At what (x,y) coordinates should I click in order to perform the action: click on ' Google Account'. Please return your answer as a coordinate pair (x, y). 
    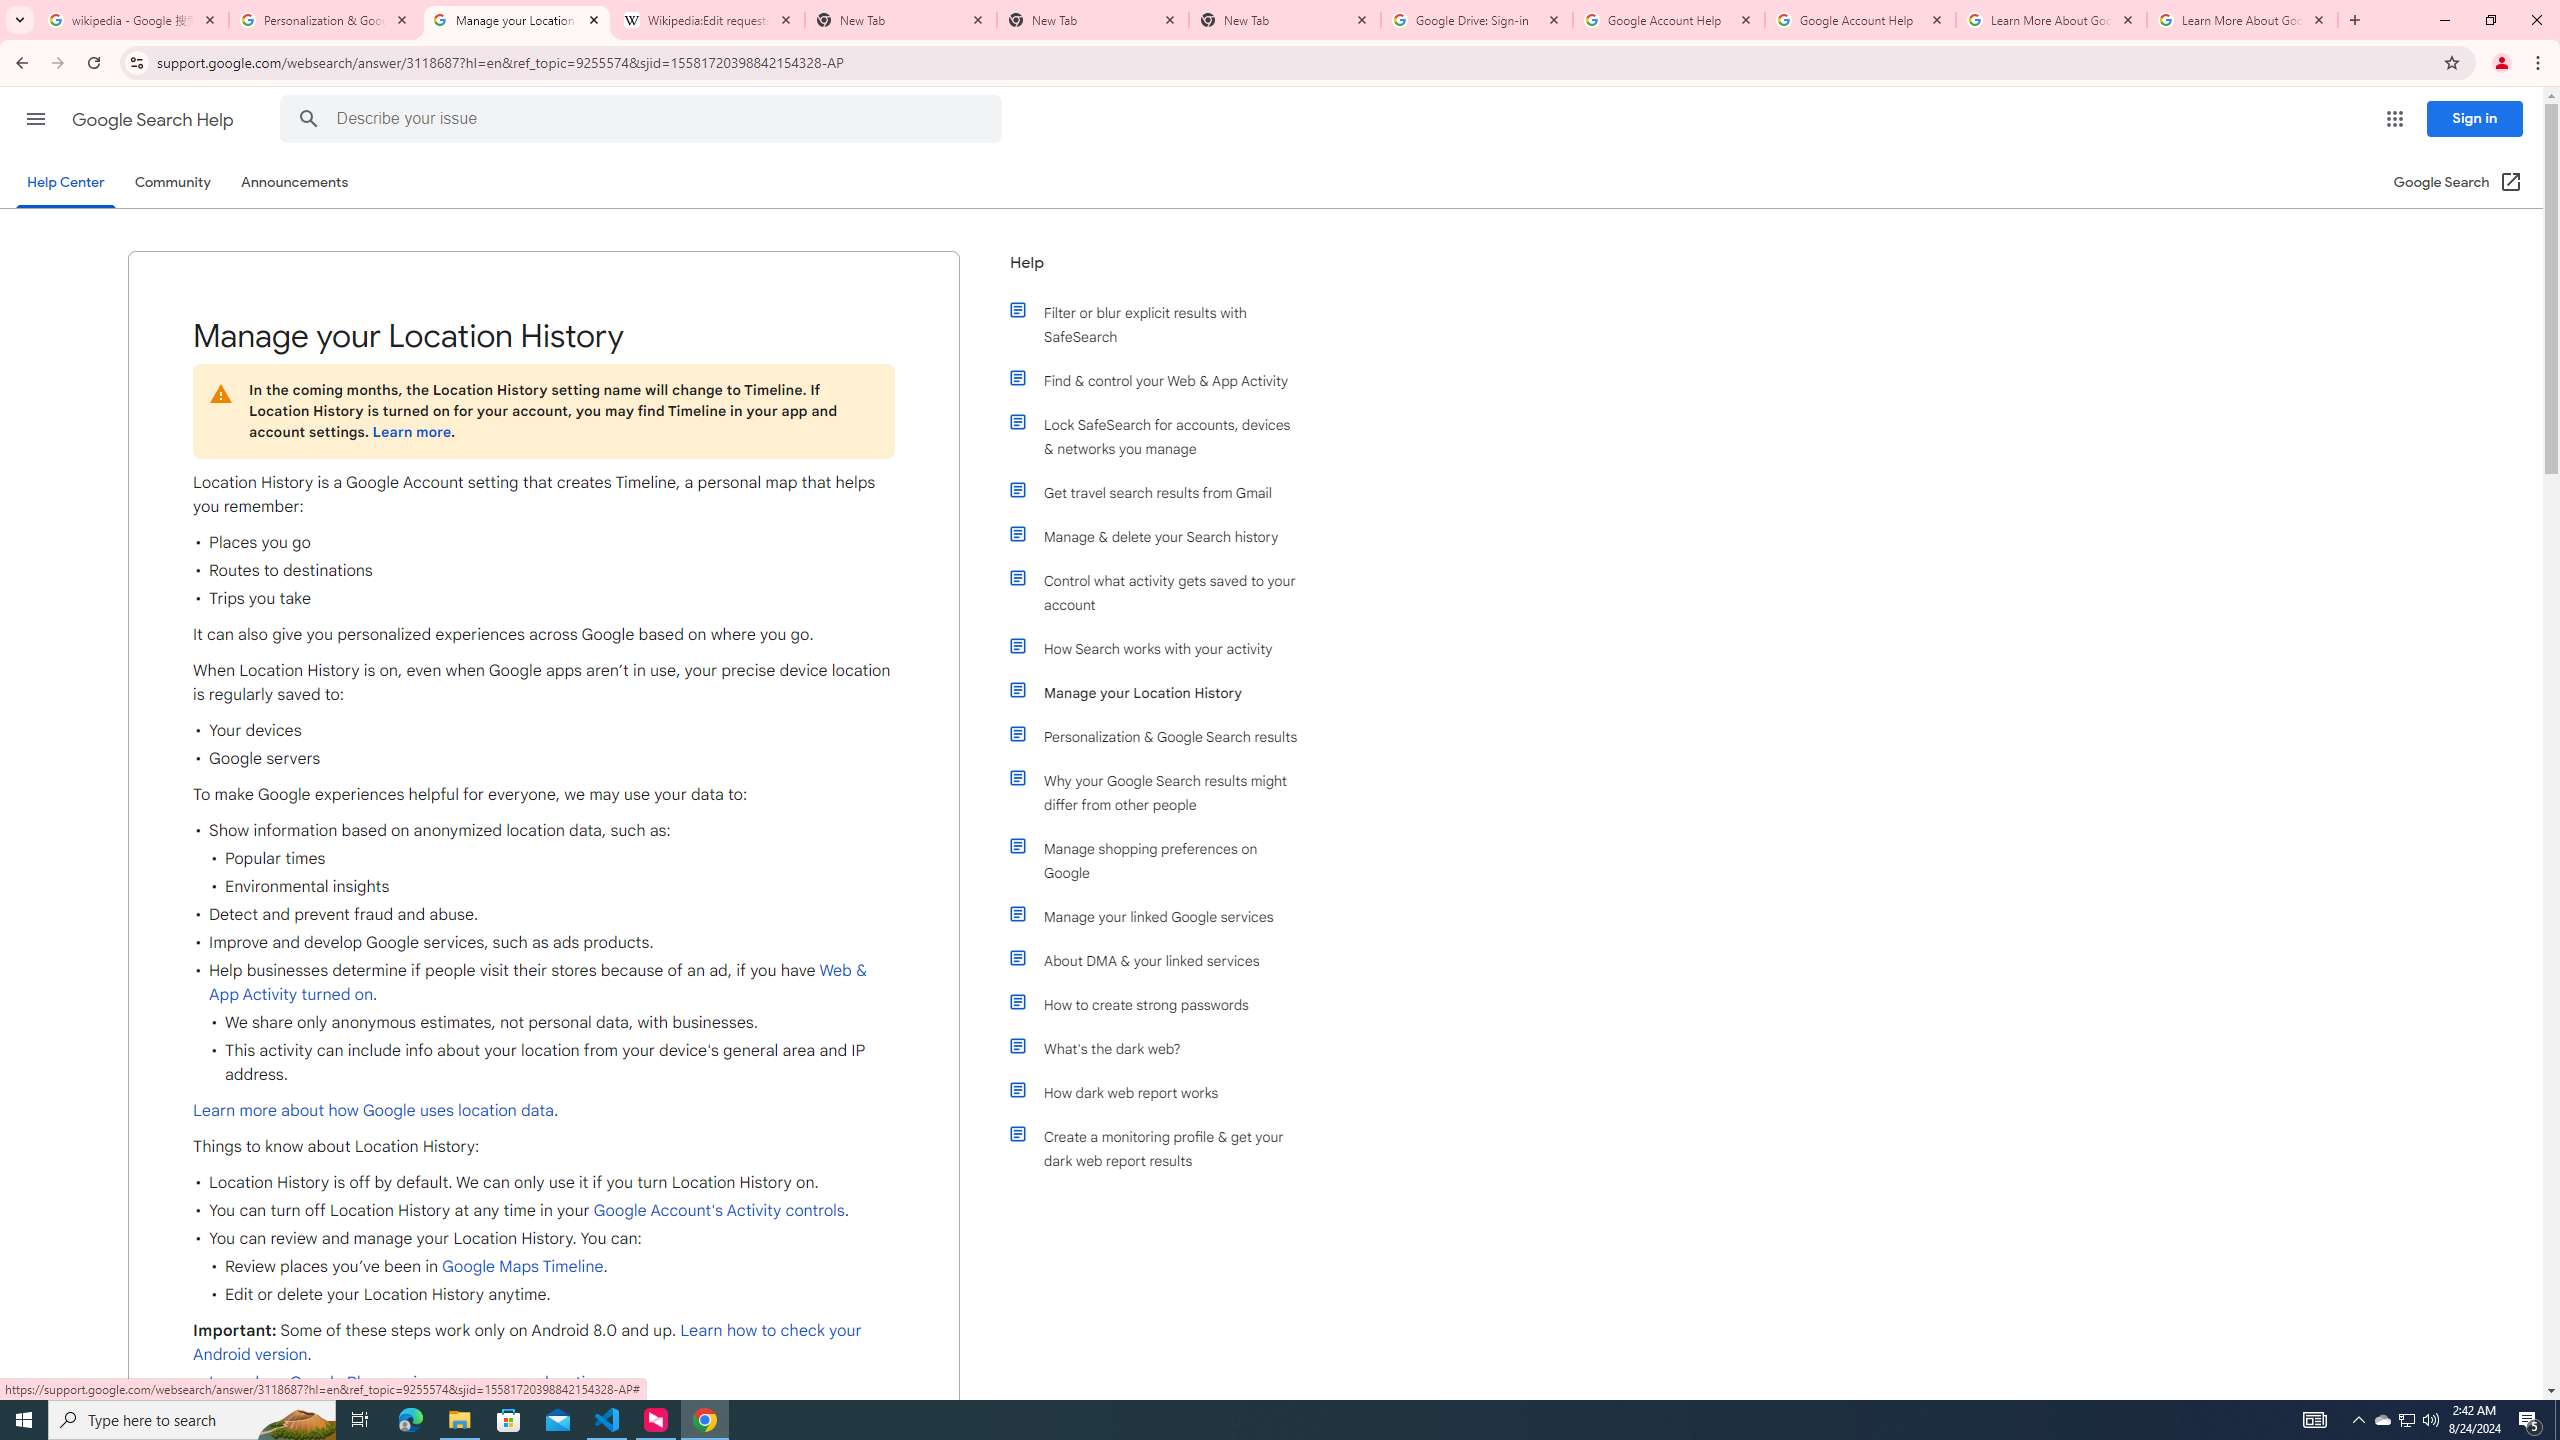
    Looking at the image, I should click on (716, 1210).